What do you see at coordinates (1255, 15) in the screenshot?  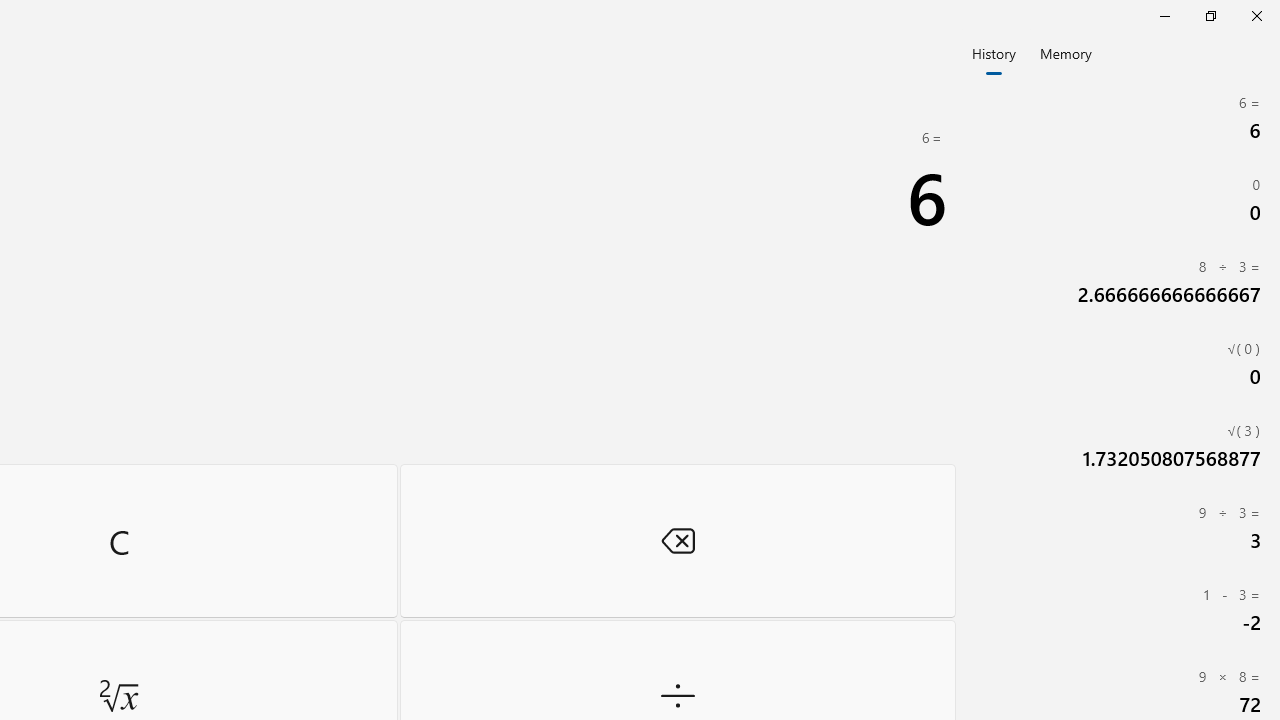 I see `'Close Calculator'` at bounding box center [1255, 15].